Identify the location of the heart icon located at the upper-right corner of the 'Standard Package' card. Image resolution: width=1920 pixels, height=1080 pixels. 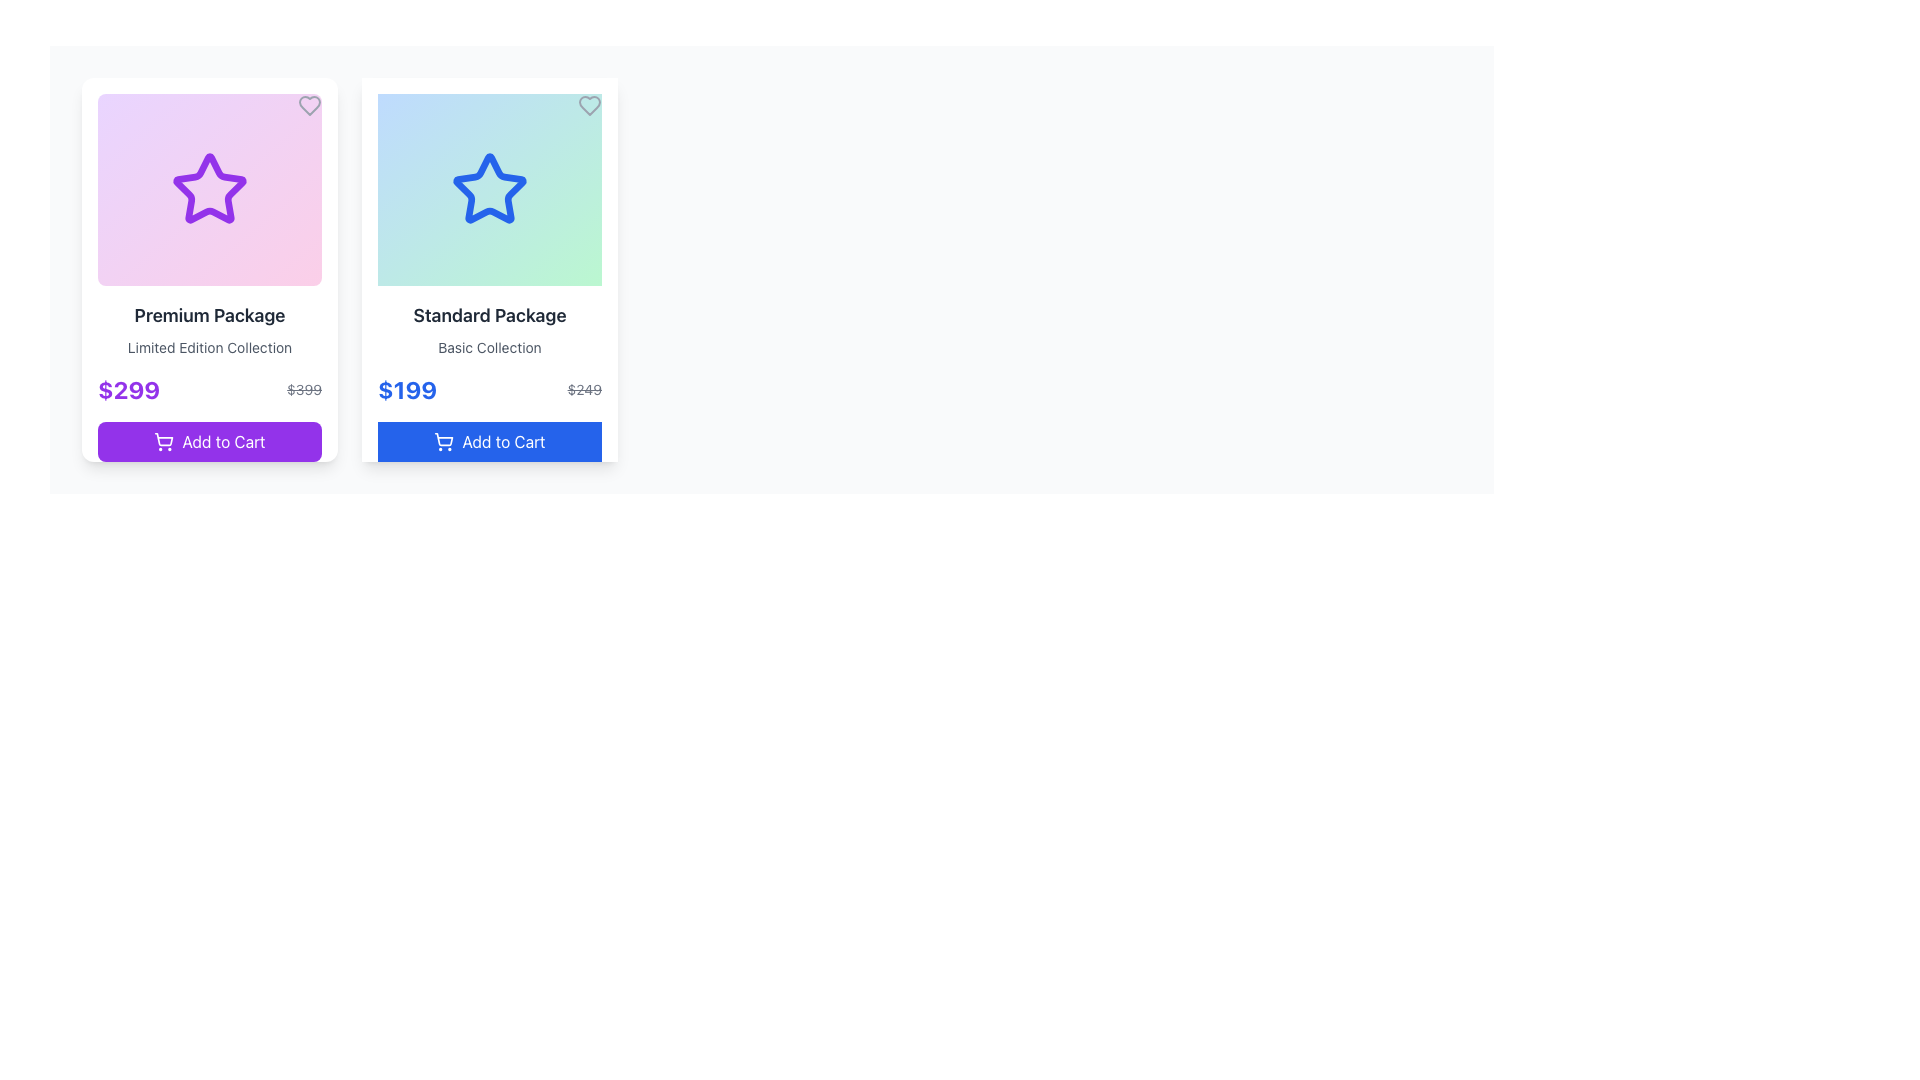
(589, 105).